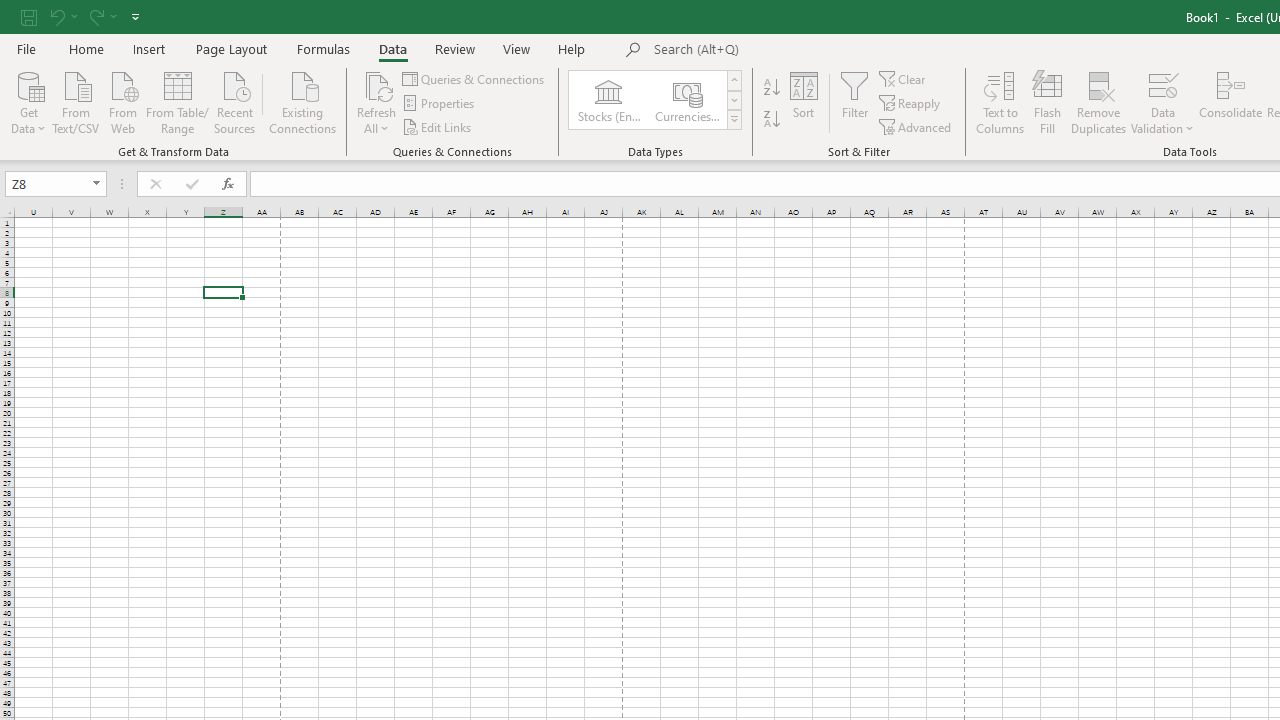 The width and height of the screenshot is (1280, 720). What do you see at coordinates (902, 78) in the screenshot?
I see `'Clear'` at bounding box center [902, 78].